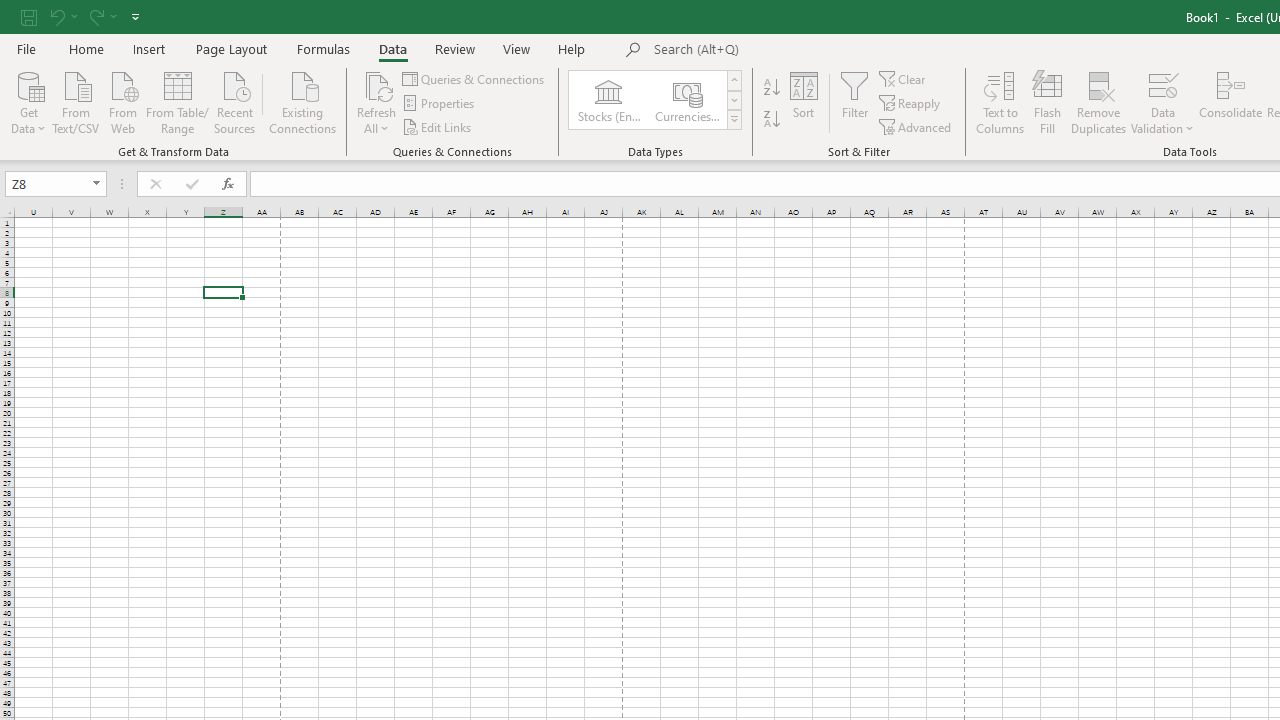 The width and height of the screenshot is (1280, 720). What do you see at coordinates (902, 78) in the screenshot?
I see `'Clear'` at bounding box center [902, 78].